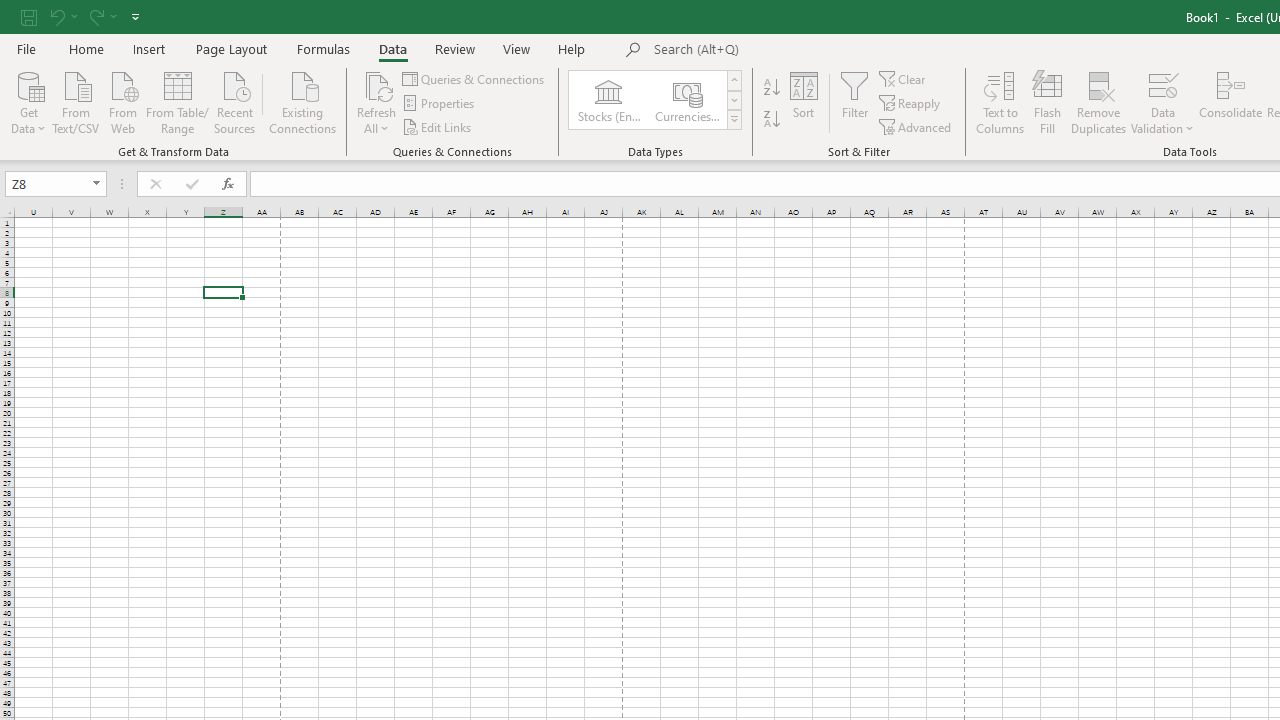 The width and height of the screenshot is (1280, 720). What do you see at coordinates (902, 78) in the screenshot?
I see `'Clear'` at bounding box center [902, 78].